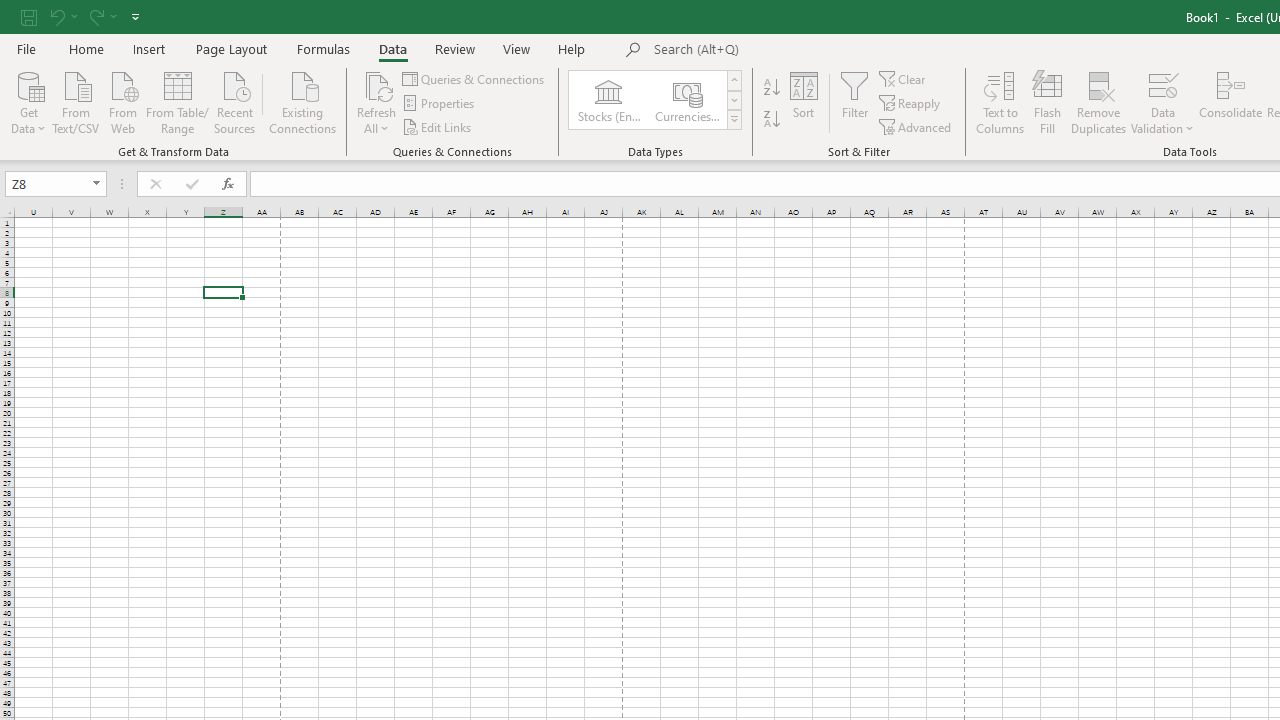 The width and height of the screenshot is (1280, 720). What do you see at coordinates (902, 78) in the screenshot?
I see `'Clear'` at bounding box center [902, 78].